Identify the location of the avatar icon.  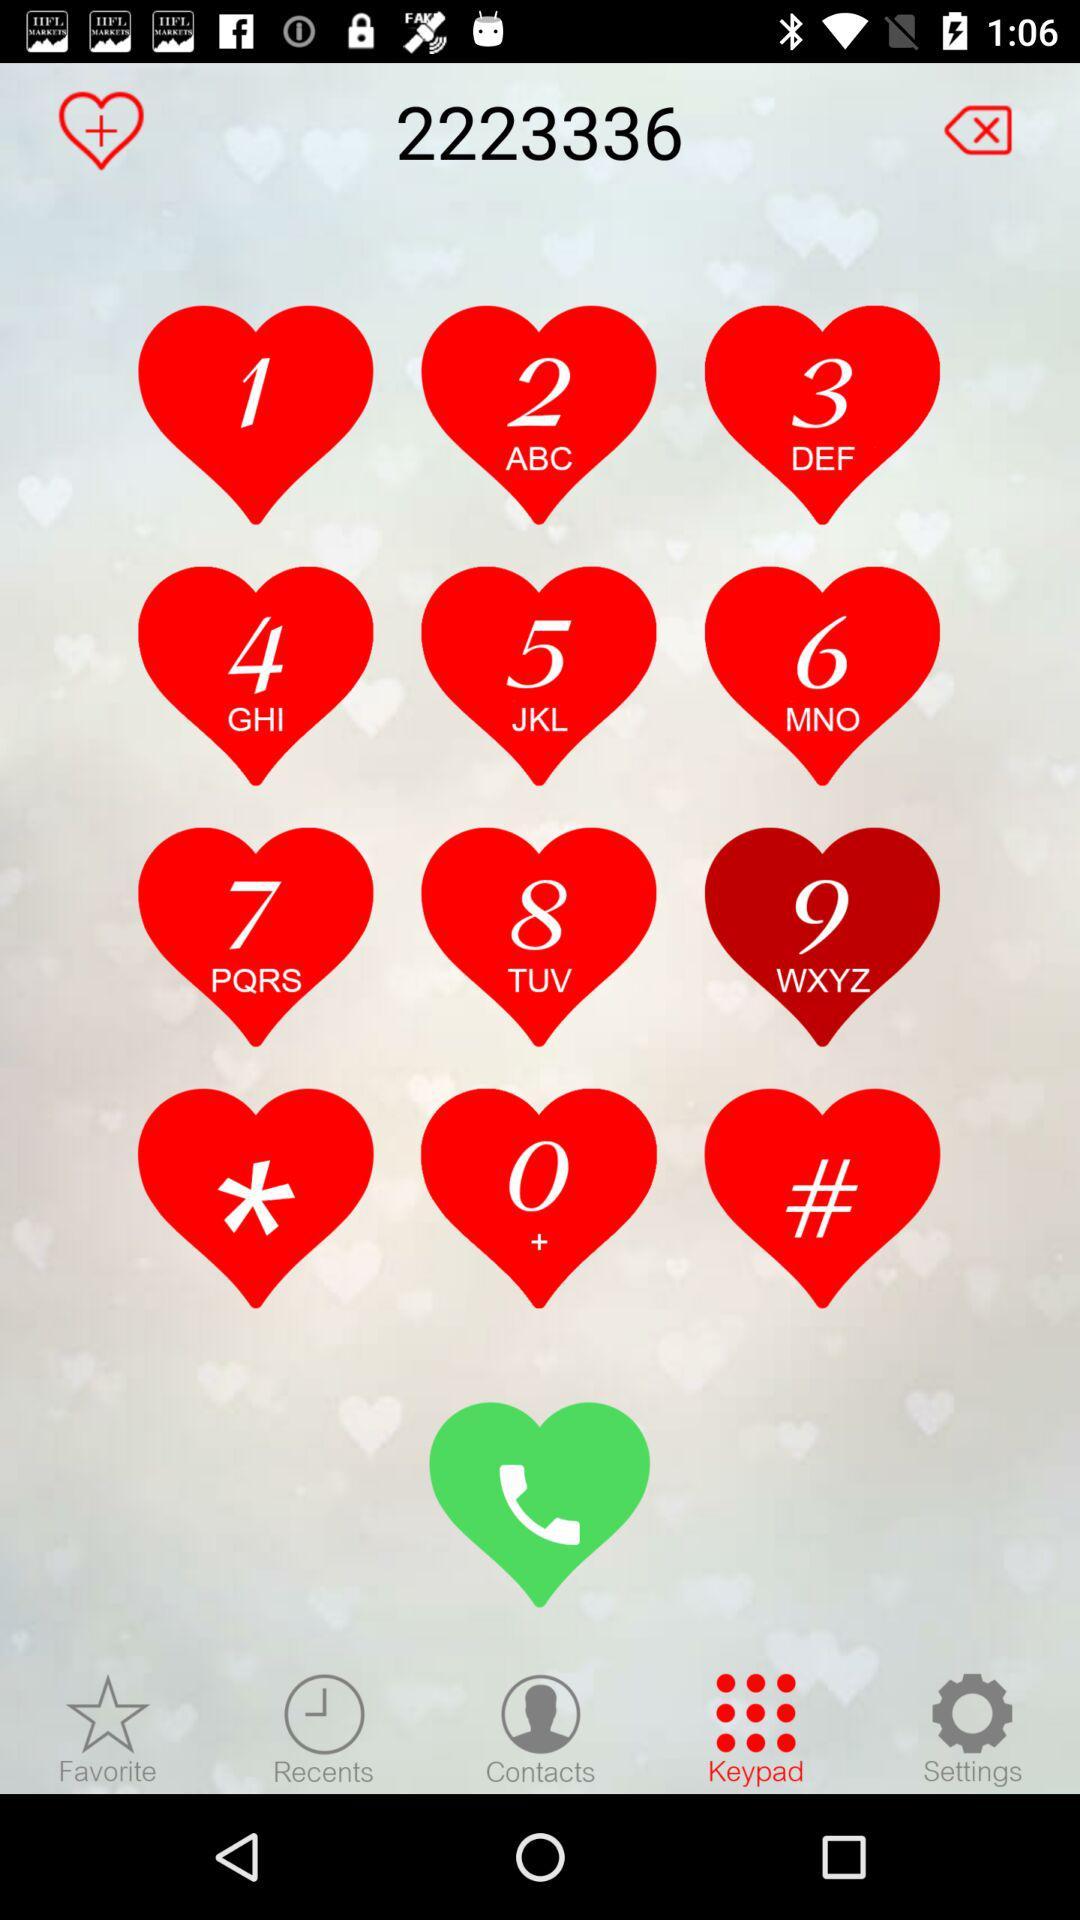
(540, 1728).